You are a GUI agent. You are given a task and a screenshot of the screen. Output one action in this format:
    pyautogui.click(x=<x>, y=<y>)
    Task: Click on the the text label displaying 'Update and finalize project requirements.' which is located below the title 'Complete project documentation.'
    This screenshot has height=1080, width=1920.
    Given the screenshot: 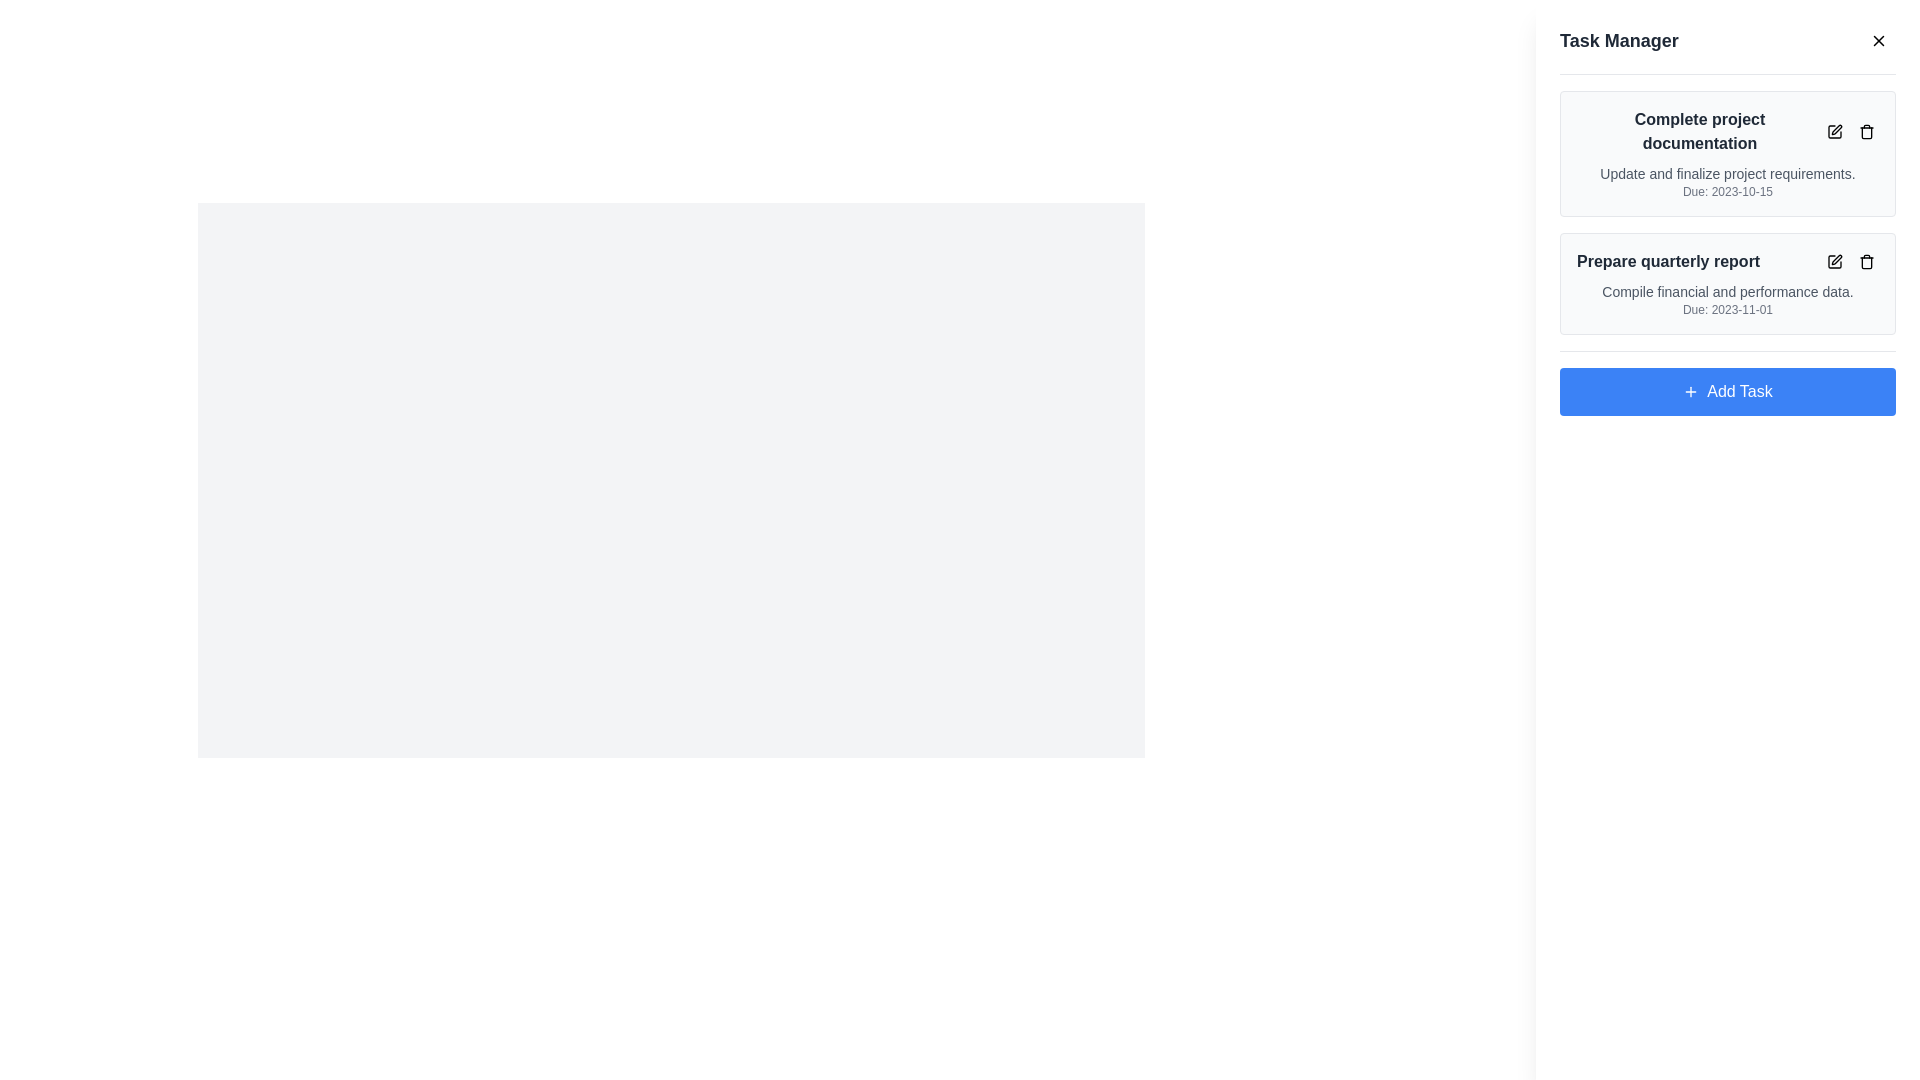 What is the action you would take?
    pyautogui.click(x=1727, y=172)
    